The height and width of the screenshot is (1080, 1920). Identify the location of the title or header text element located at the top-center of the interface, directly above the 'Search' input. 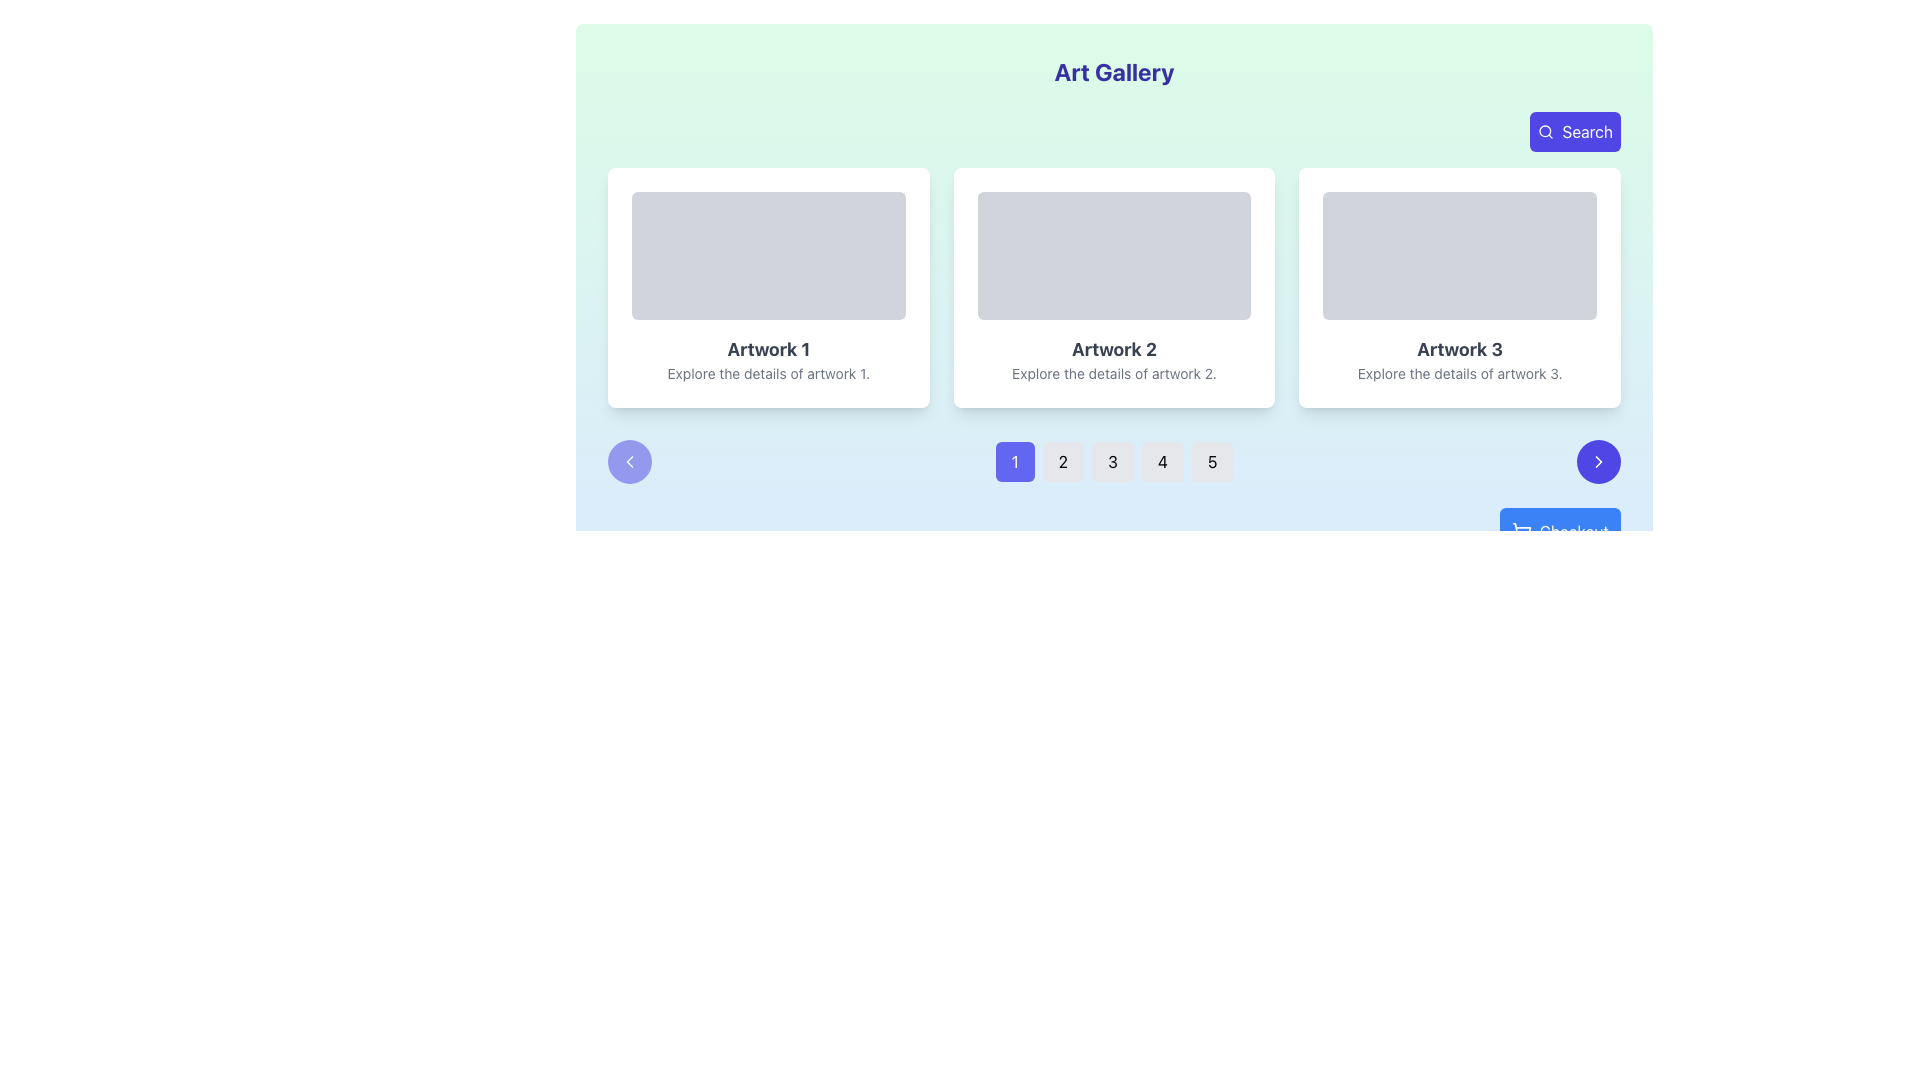
(1113, 71).